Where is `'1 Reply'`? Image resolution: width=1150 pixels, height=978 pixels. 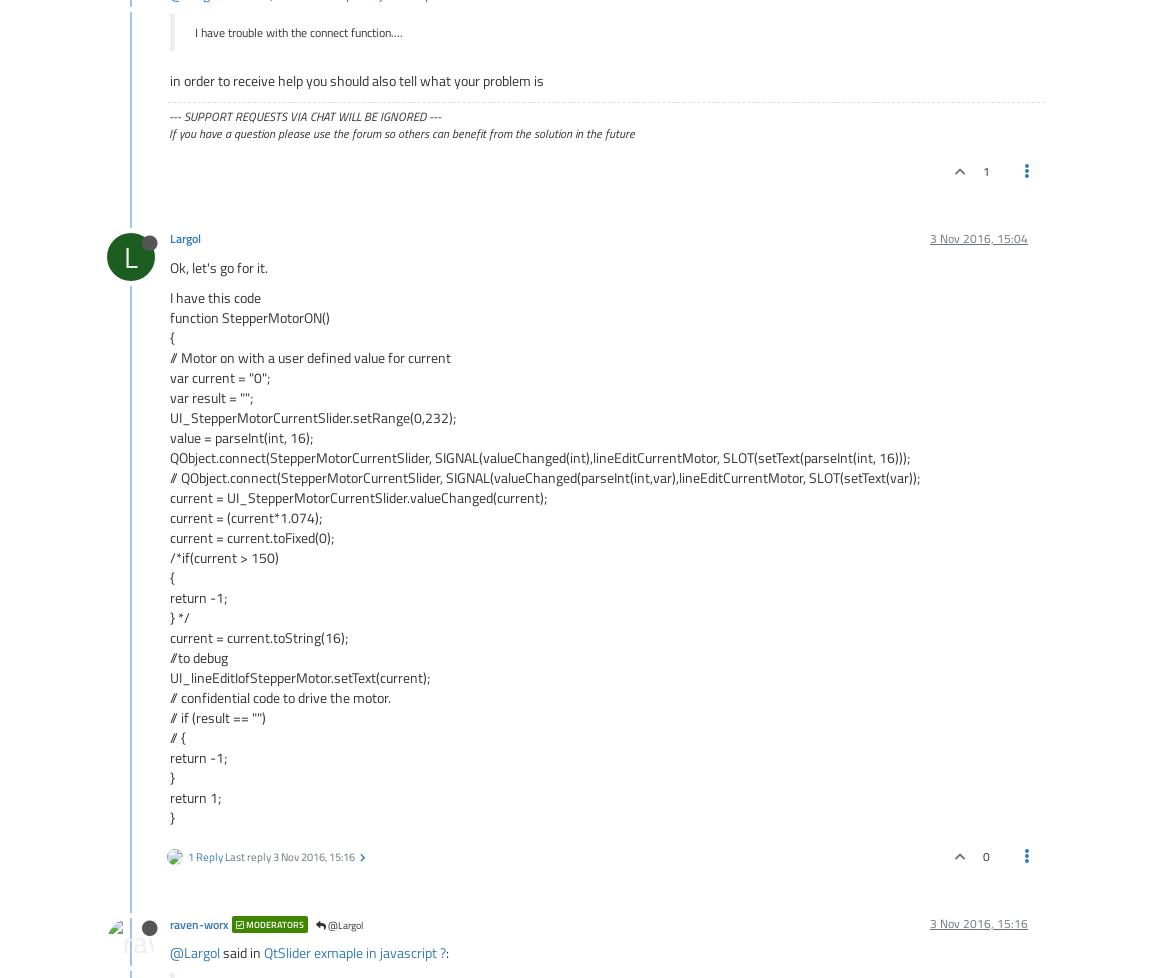
'1 Reply' is located at coordinates (204, 855).